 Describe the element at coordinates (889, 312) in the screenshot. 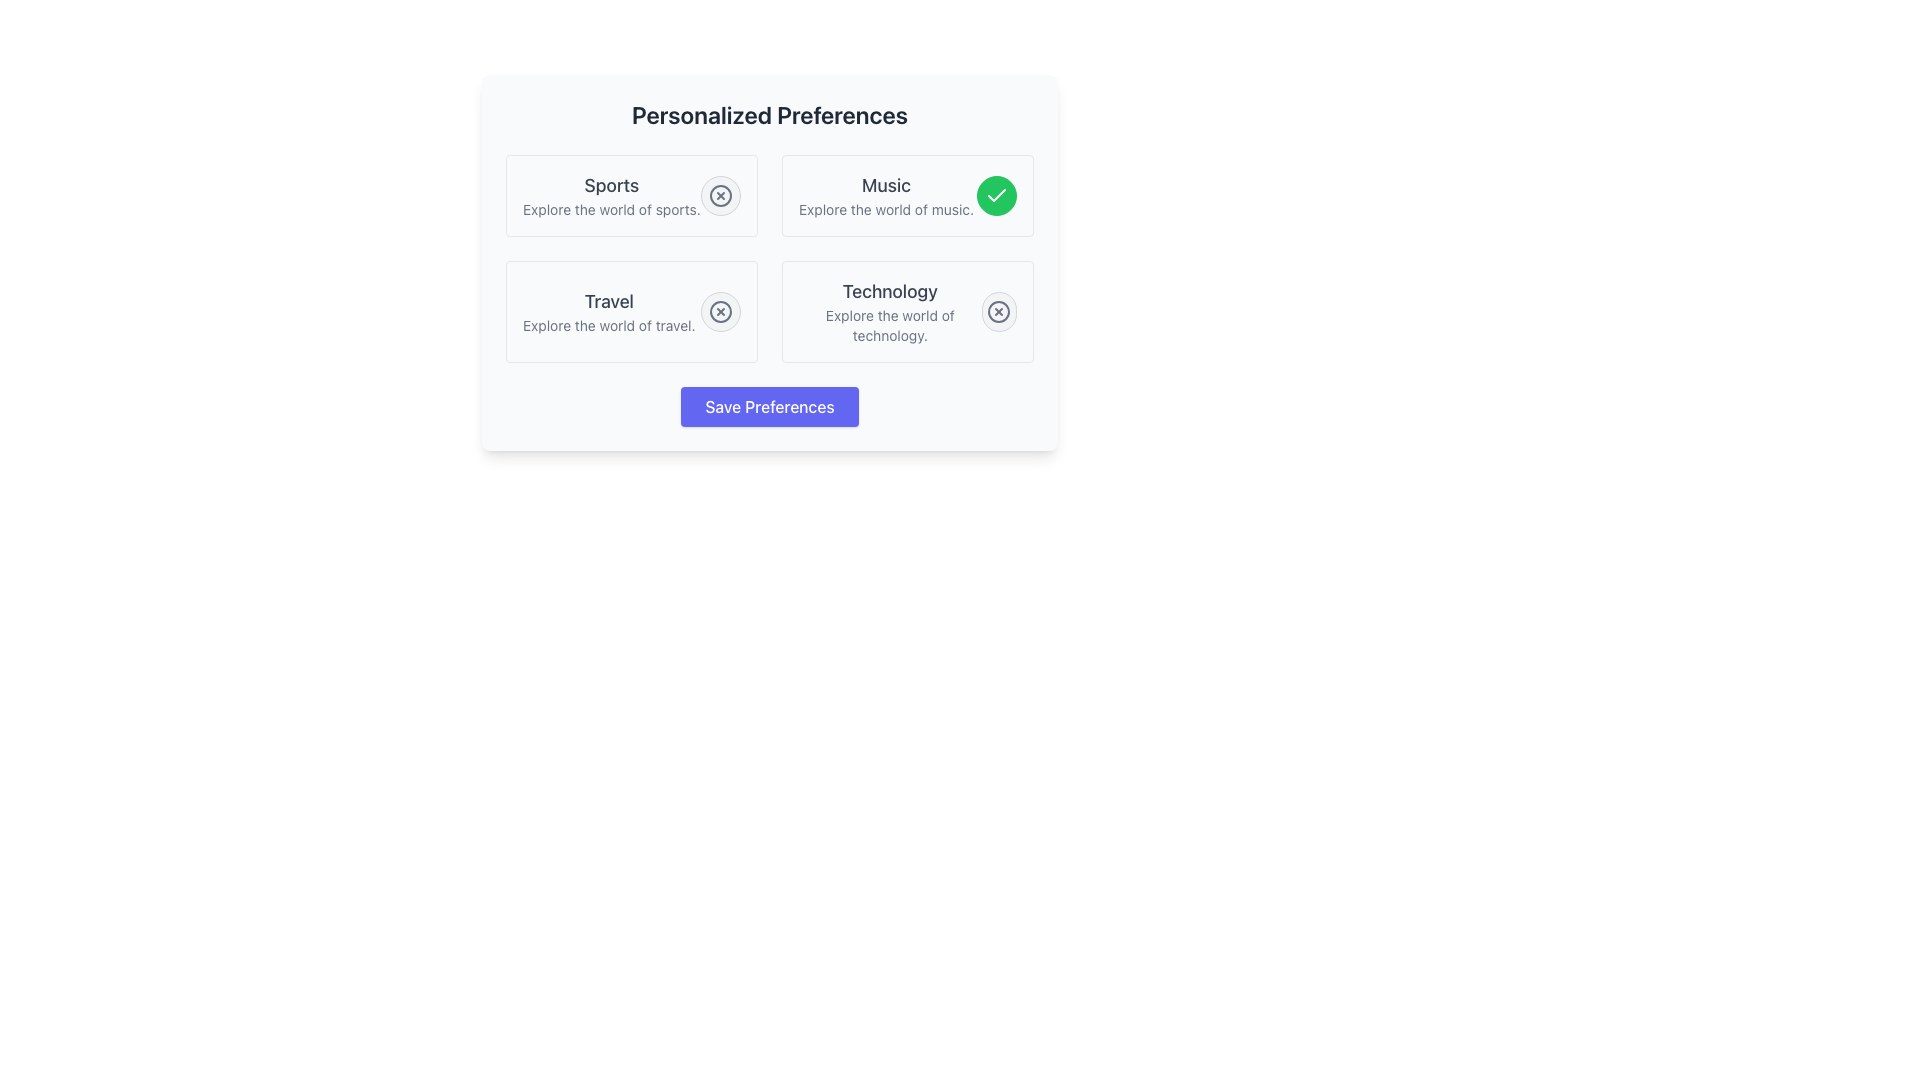

I see `text from the Text Label containing the title 'Technology' and subtitle 'Explore the world of technology.' positioned in the right column of the grid under the 'Music' section` at that location.